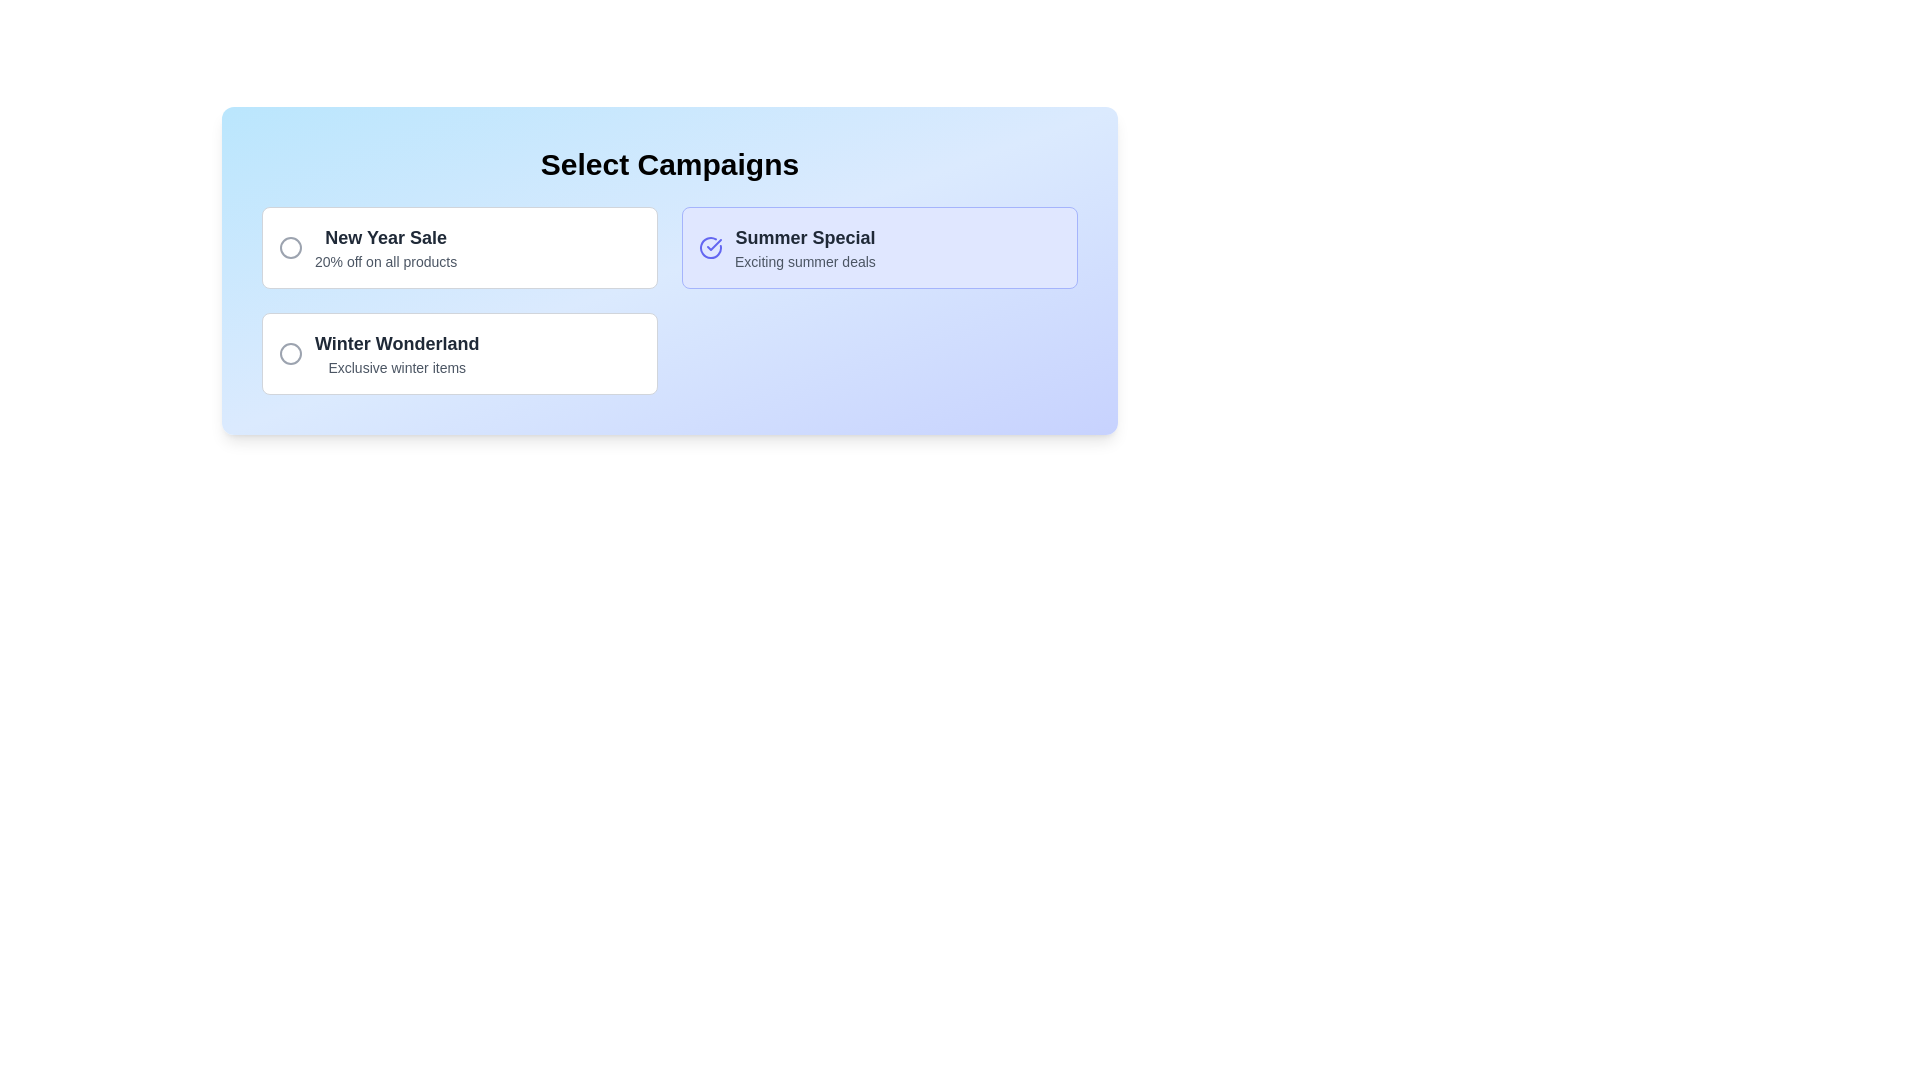  Describe the element at coordinates (459, 353) in the screenshot. I see `the 'Winter Wonderland' campaign card` at that location.